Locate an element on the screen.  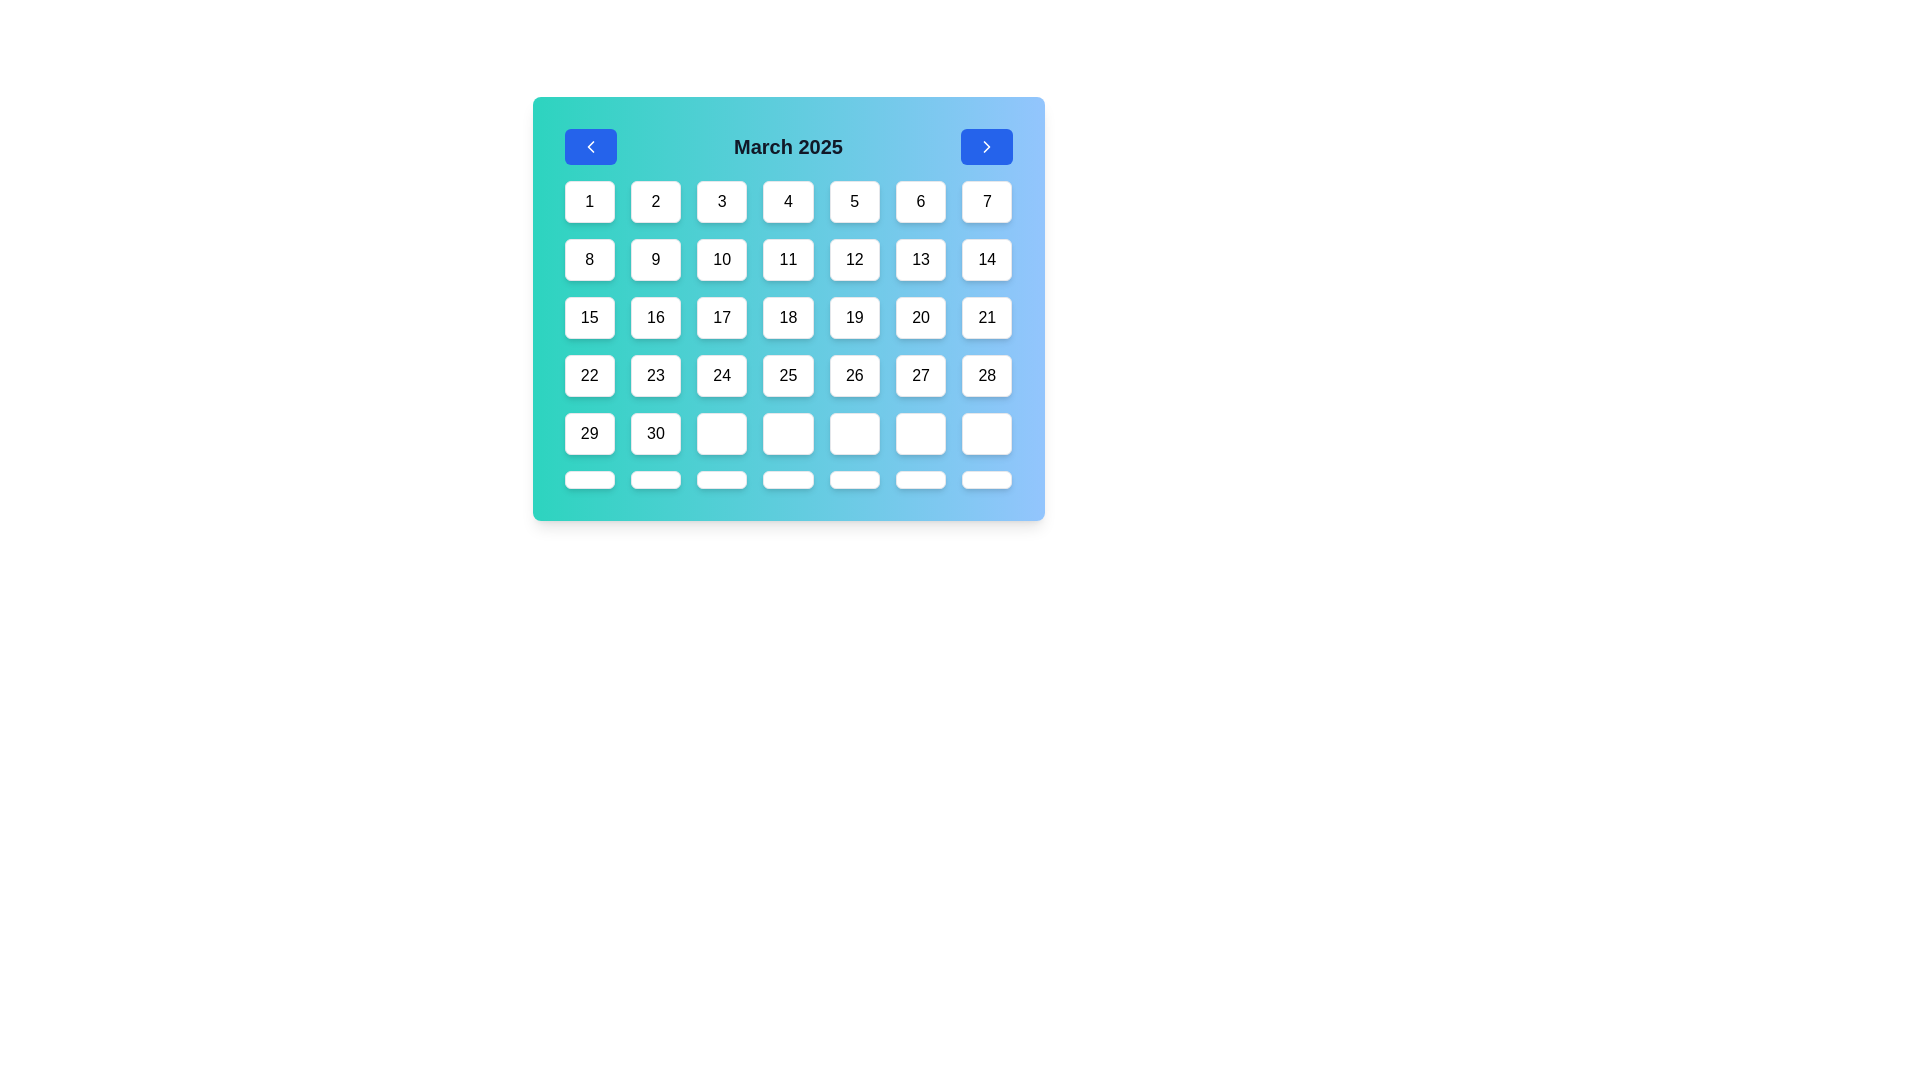
the button displaying the calendar date for the 27th is located at coordinates (920, 375).